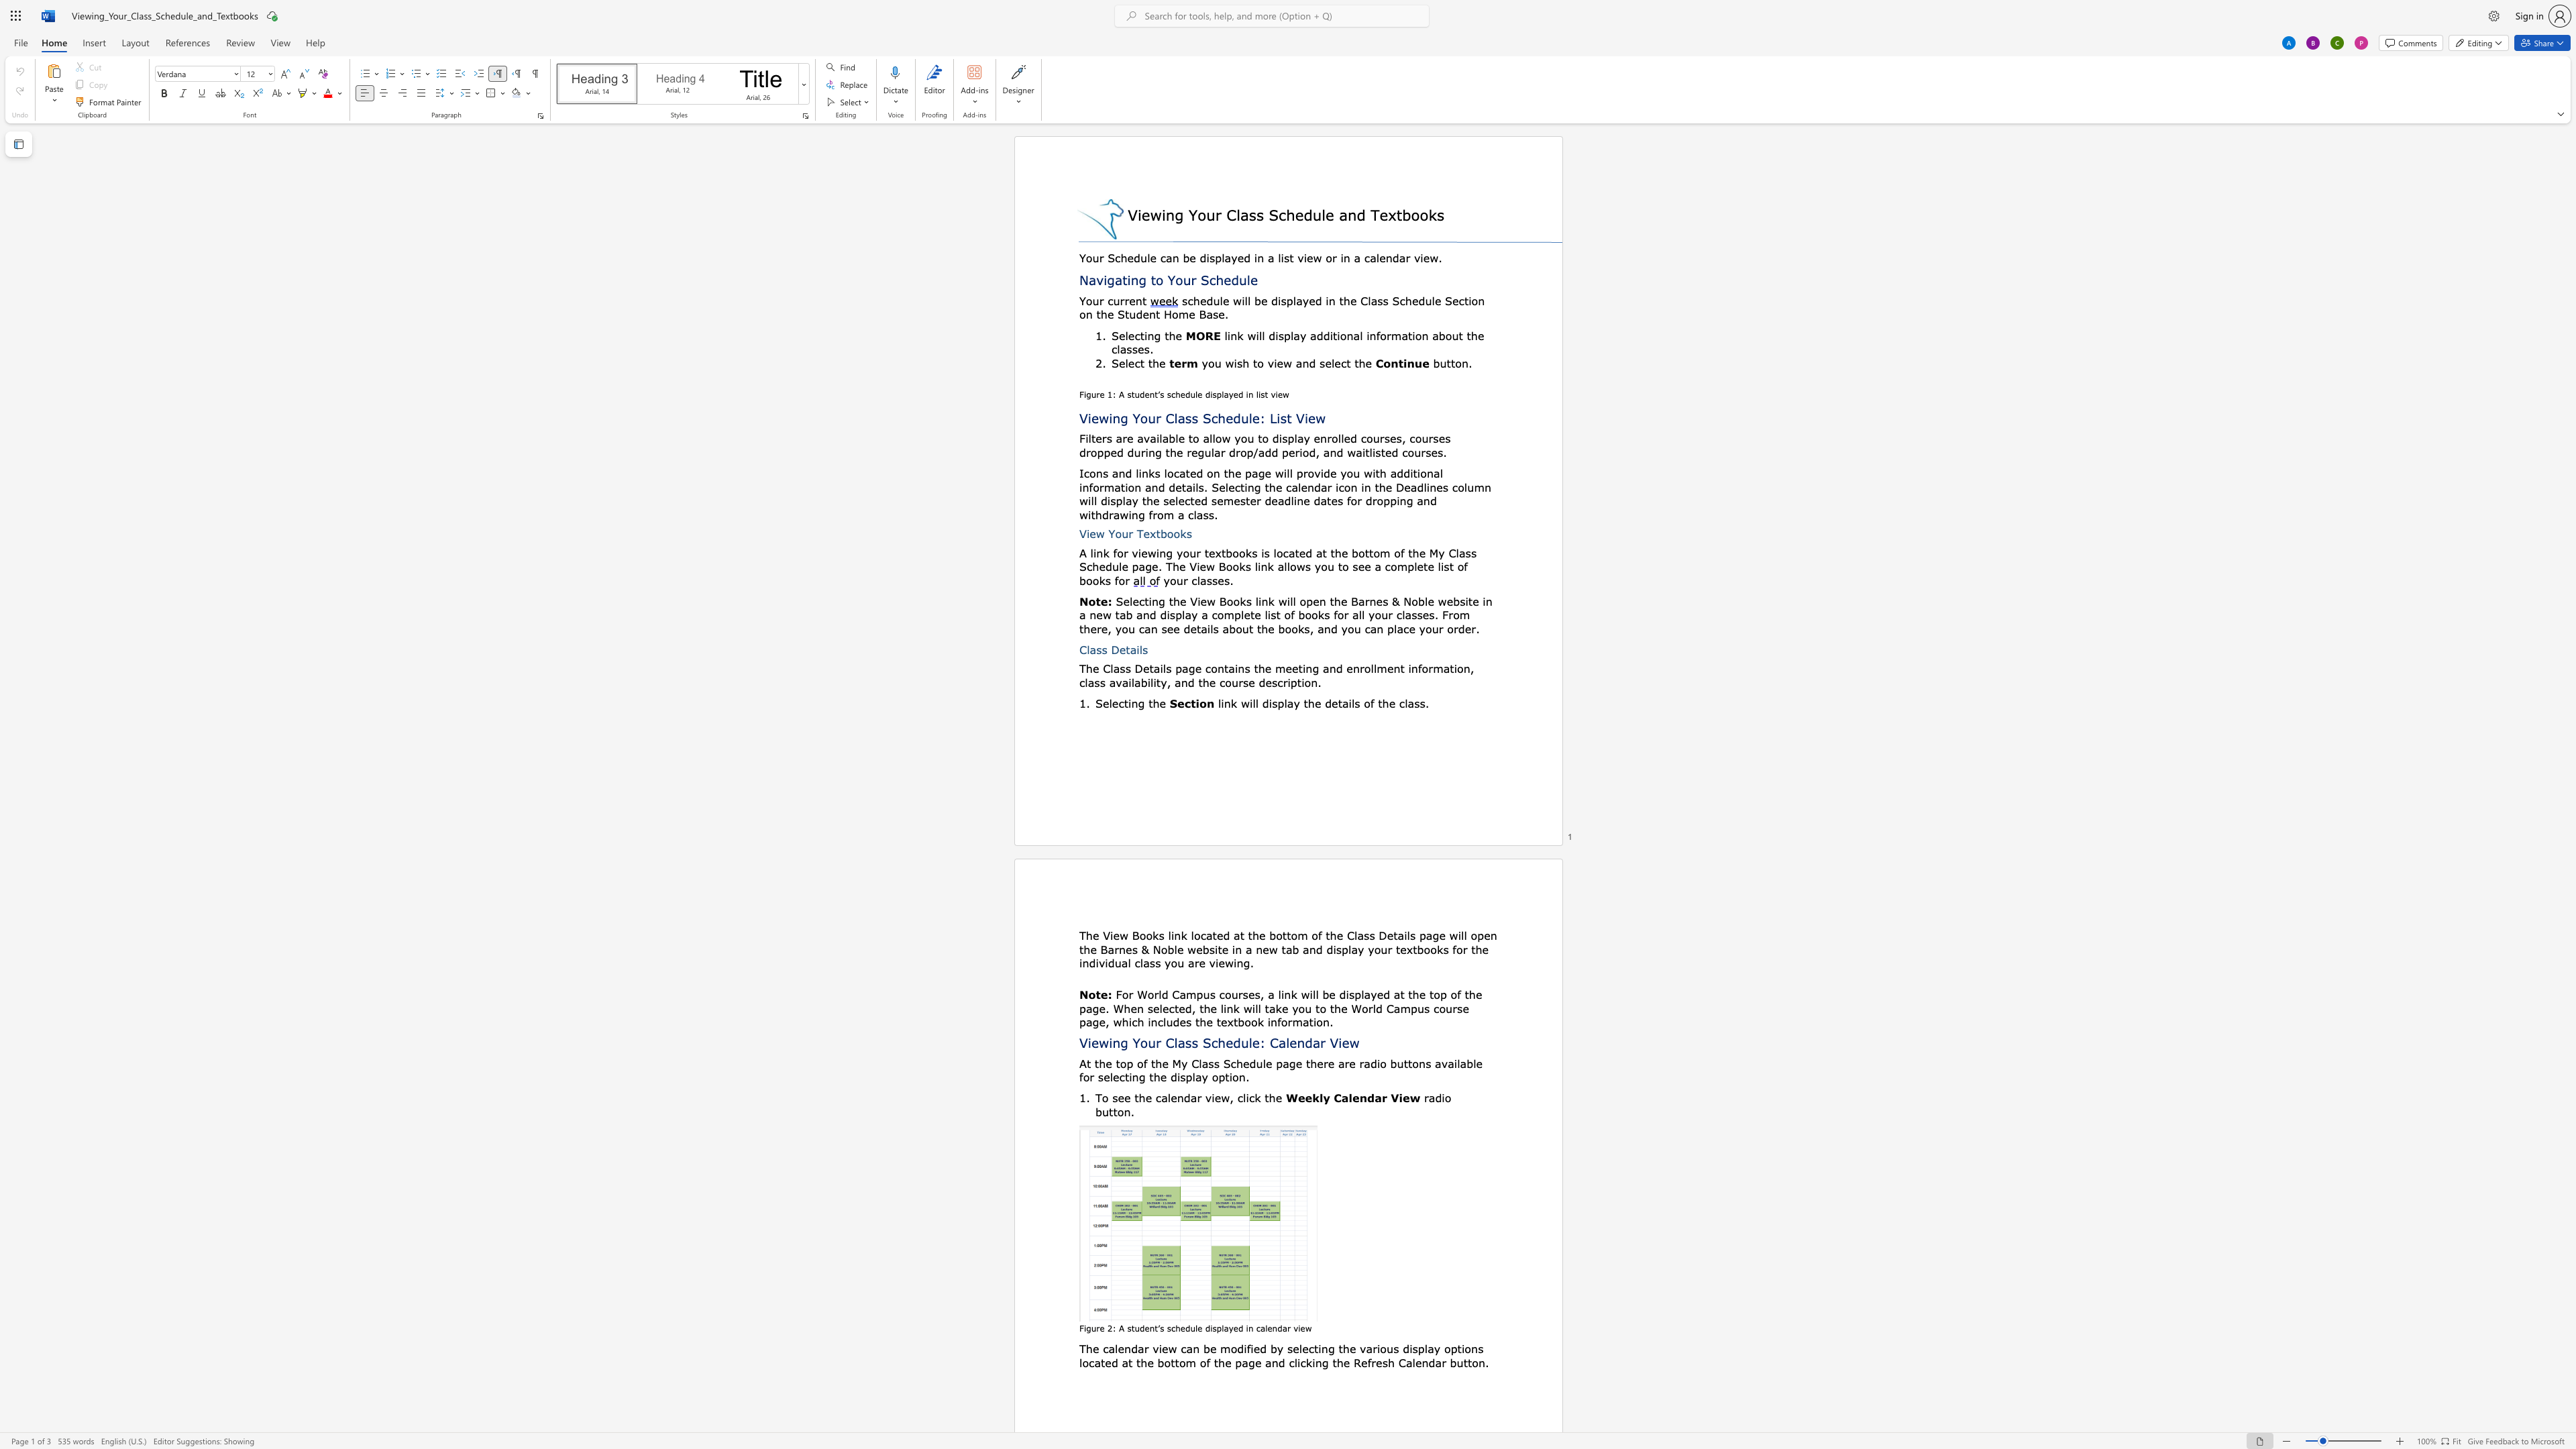 The width and height of the screenshot is (2576, 1449). What do you see at coordinates (1288, 565) in the screenshot?
I see `the 5th character "l" in the text` at bounding box center [1288, 565].